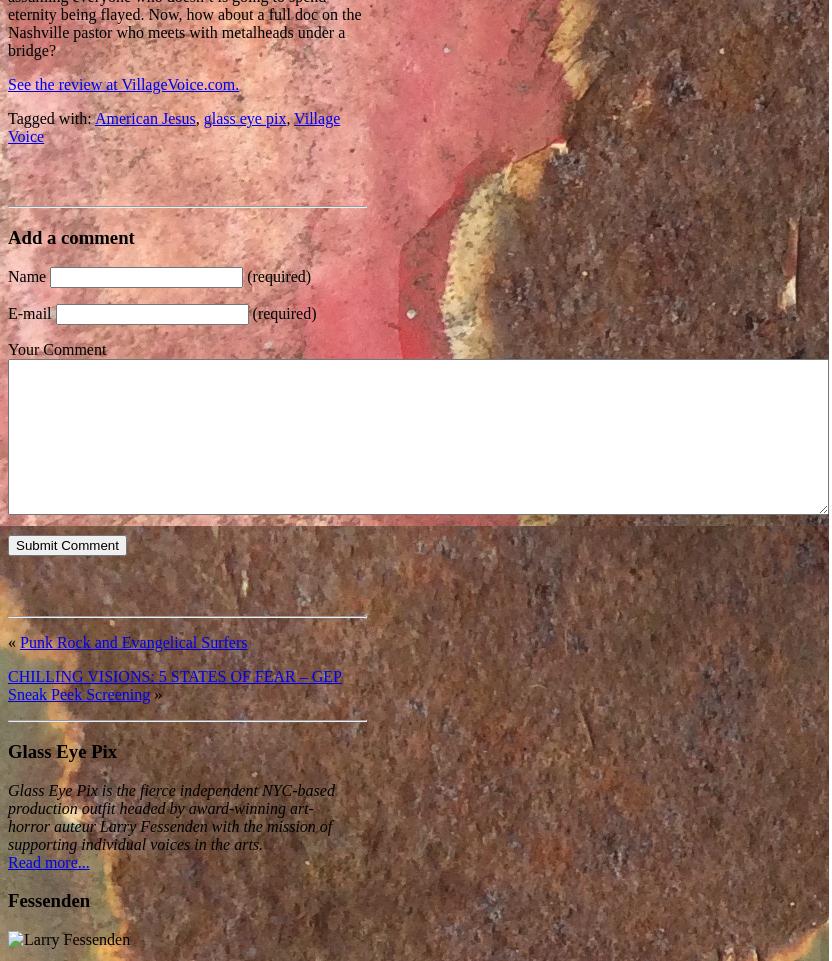  I want to click on 'Punk Rock and Evangelical Surfers', so click(133, 641).